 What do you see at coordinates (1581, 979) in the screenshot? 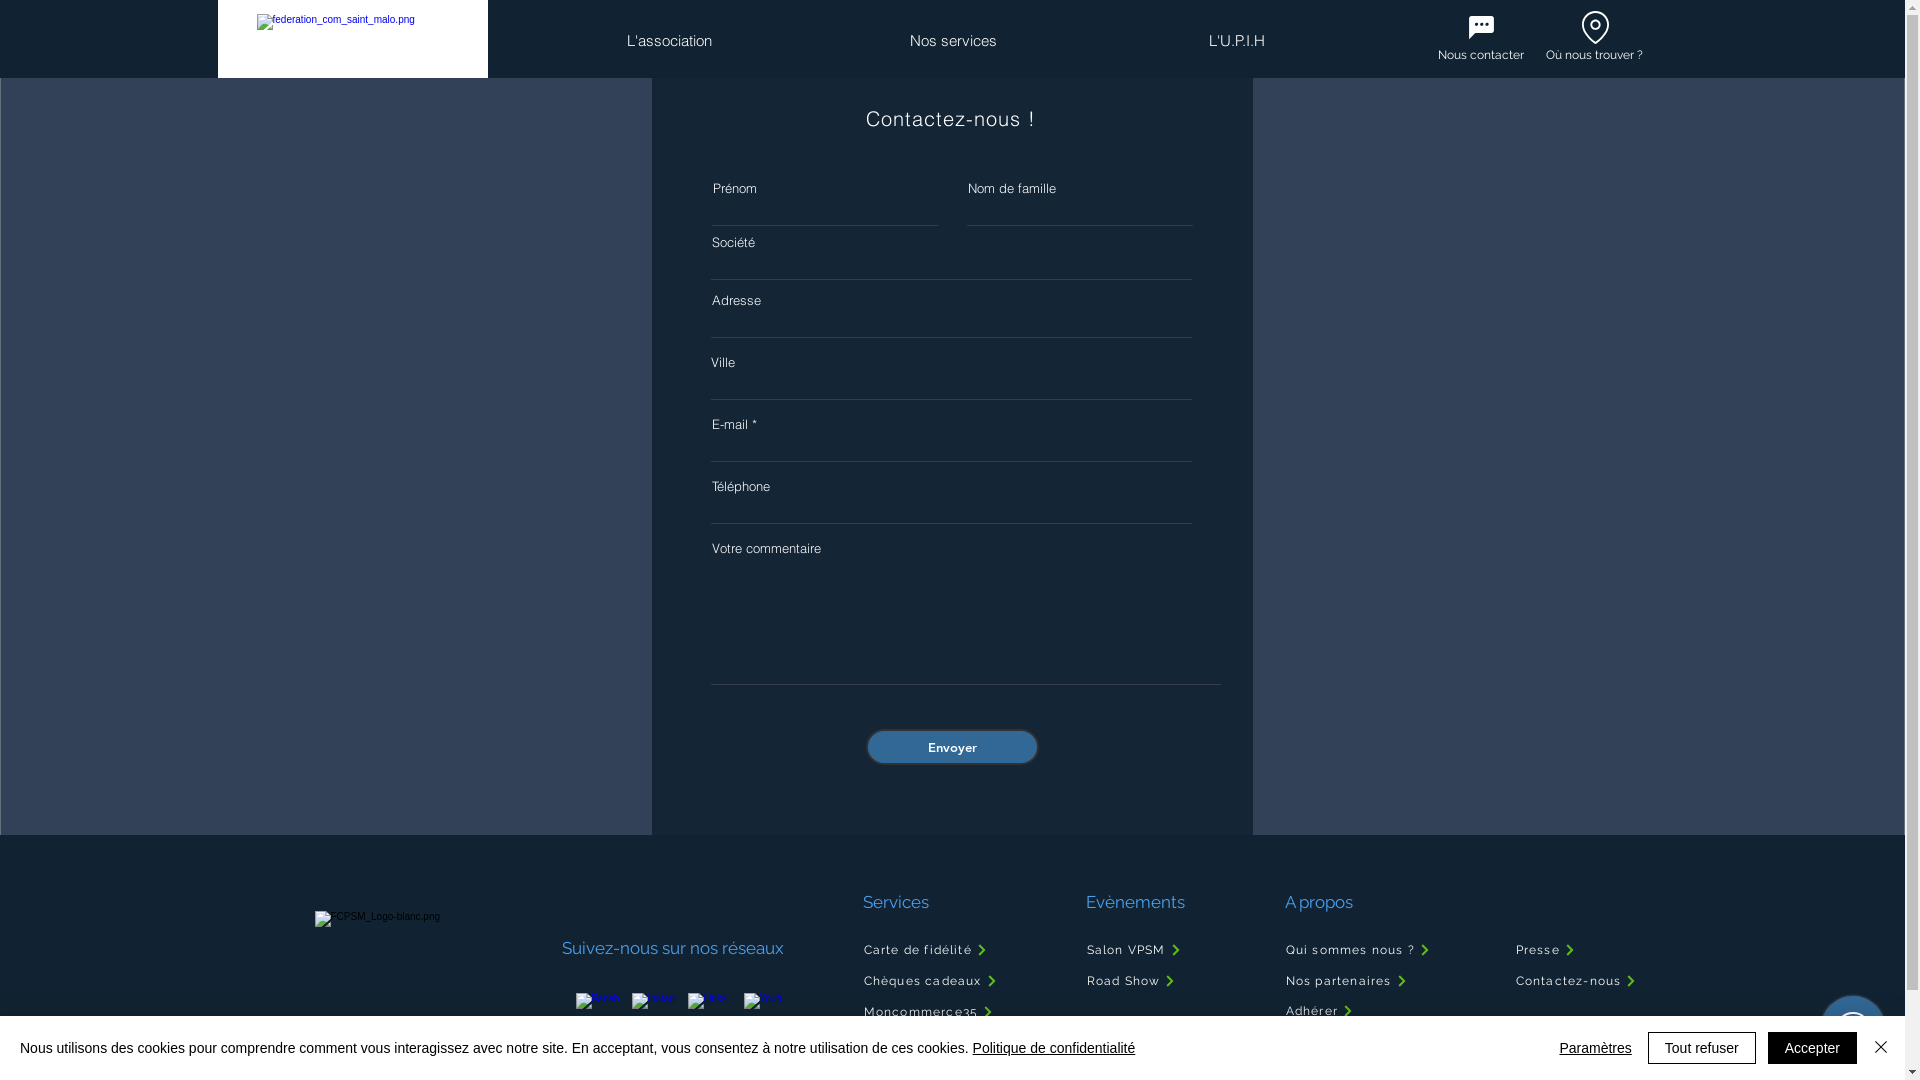
I see `'Contactez-nous'` at bounding box center [1581, 979].